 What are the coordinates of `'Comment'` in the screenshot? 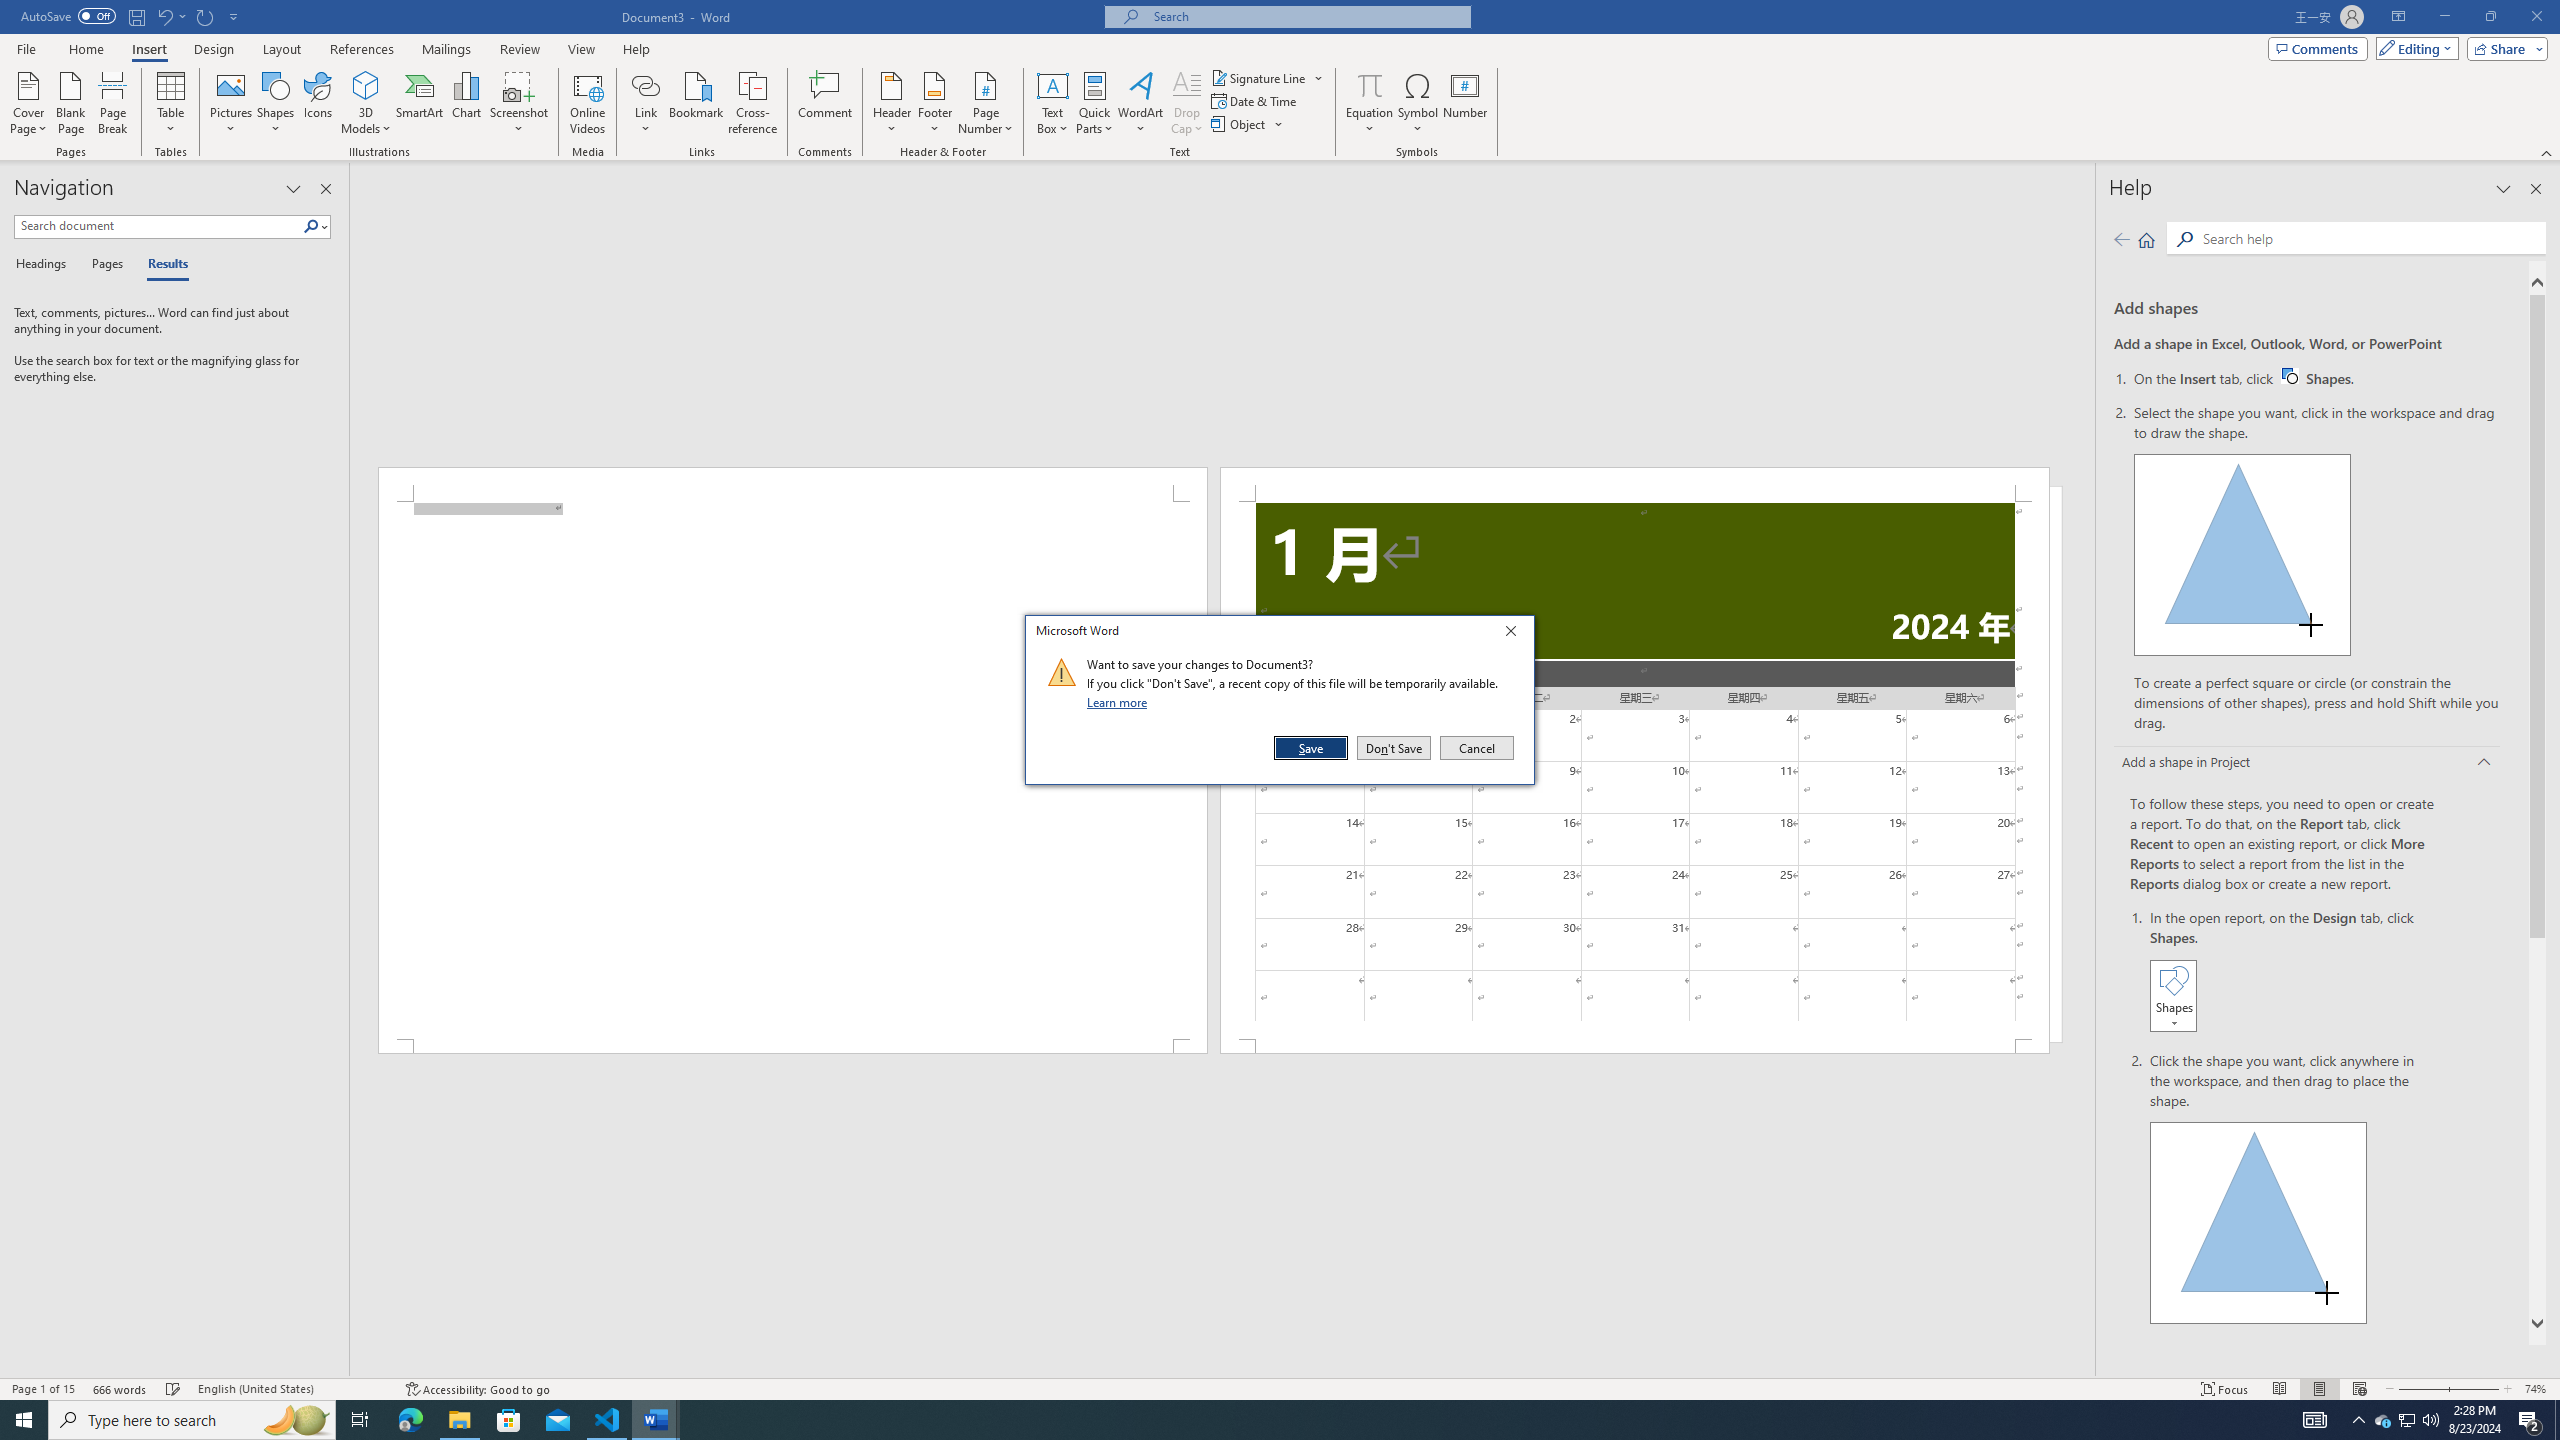 It's located at (824, 103).